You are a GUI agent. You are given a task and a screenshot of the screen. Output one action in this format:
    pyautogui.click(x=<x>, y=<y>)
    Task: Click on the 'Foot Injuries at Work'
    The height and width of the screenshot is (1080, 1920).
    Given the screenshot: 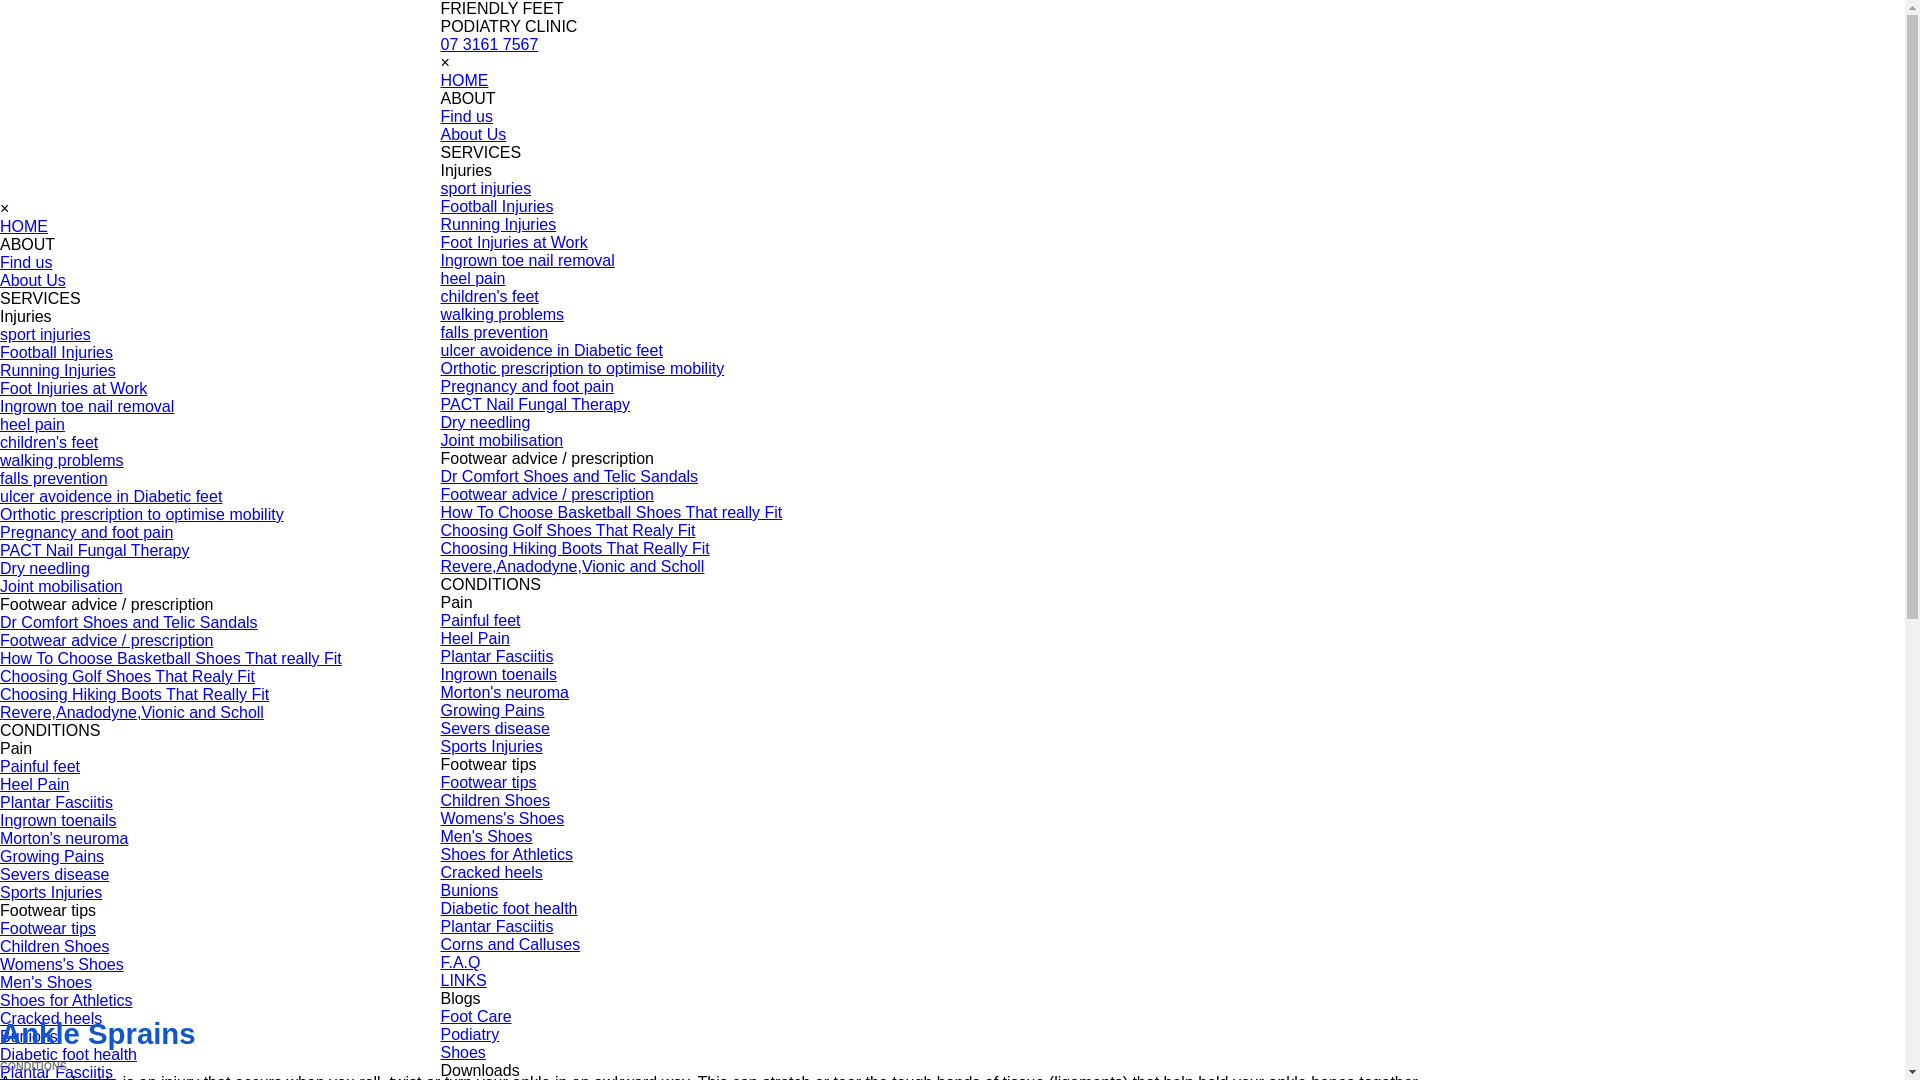 What is the action you would take?
    pyautogui.click(x=513, y=241)
    